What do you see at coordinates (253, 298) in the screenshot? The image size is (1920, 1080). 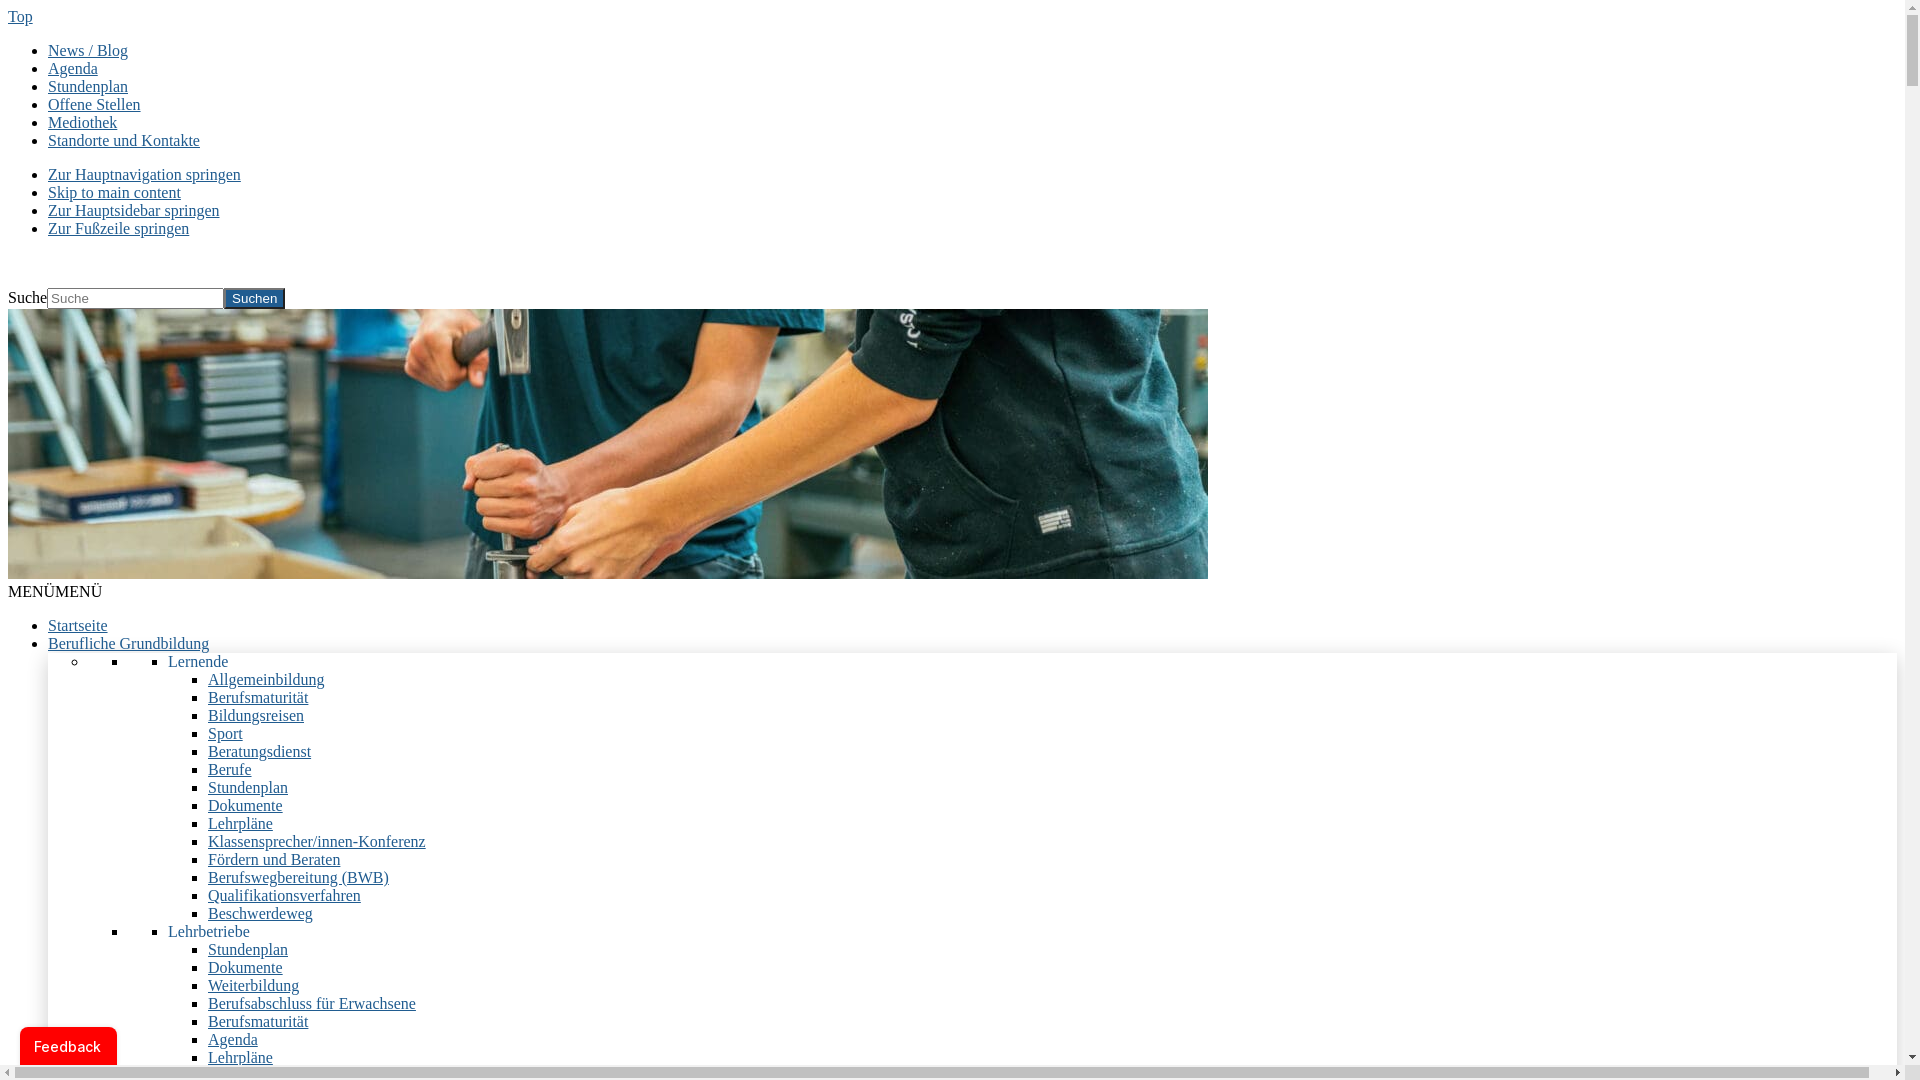 I see `'Suchen'` at bounding box center [253, 298].